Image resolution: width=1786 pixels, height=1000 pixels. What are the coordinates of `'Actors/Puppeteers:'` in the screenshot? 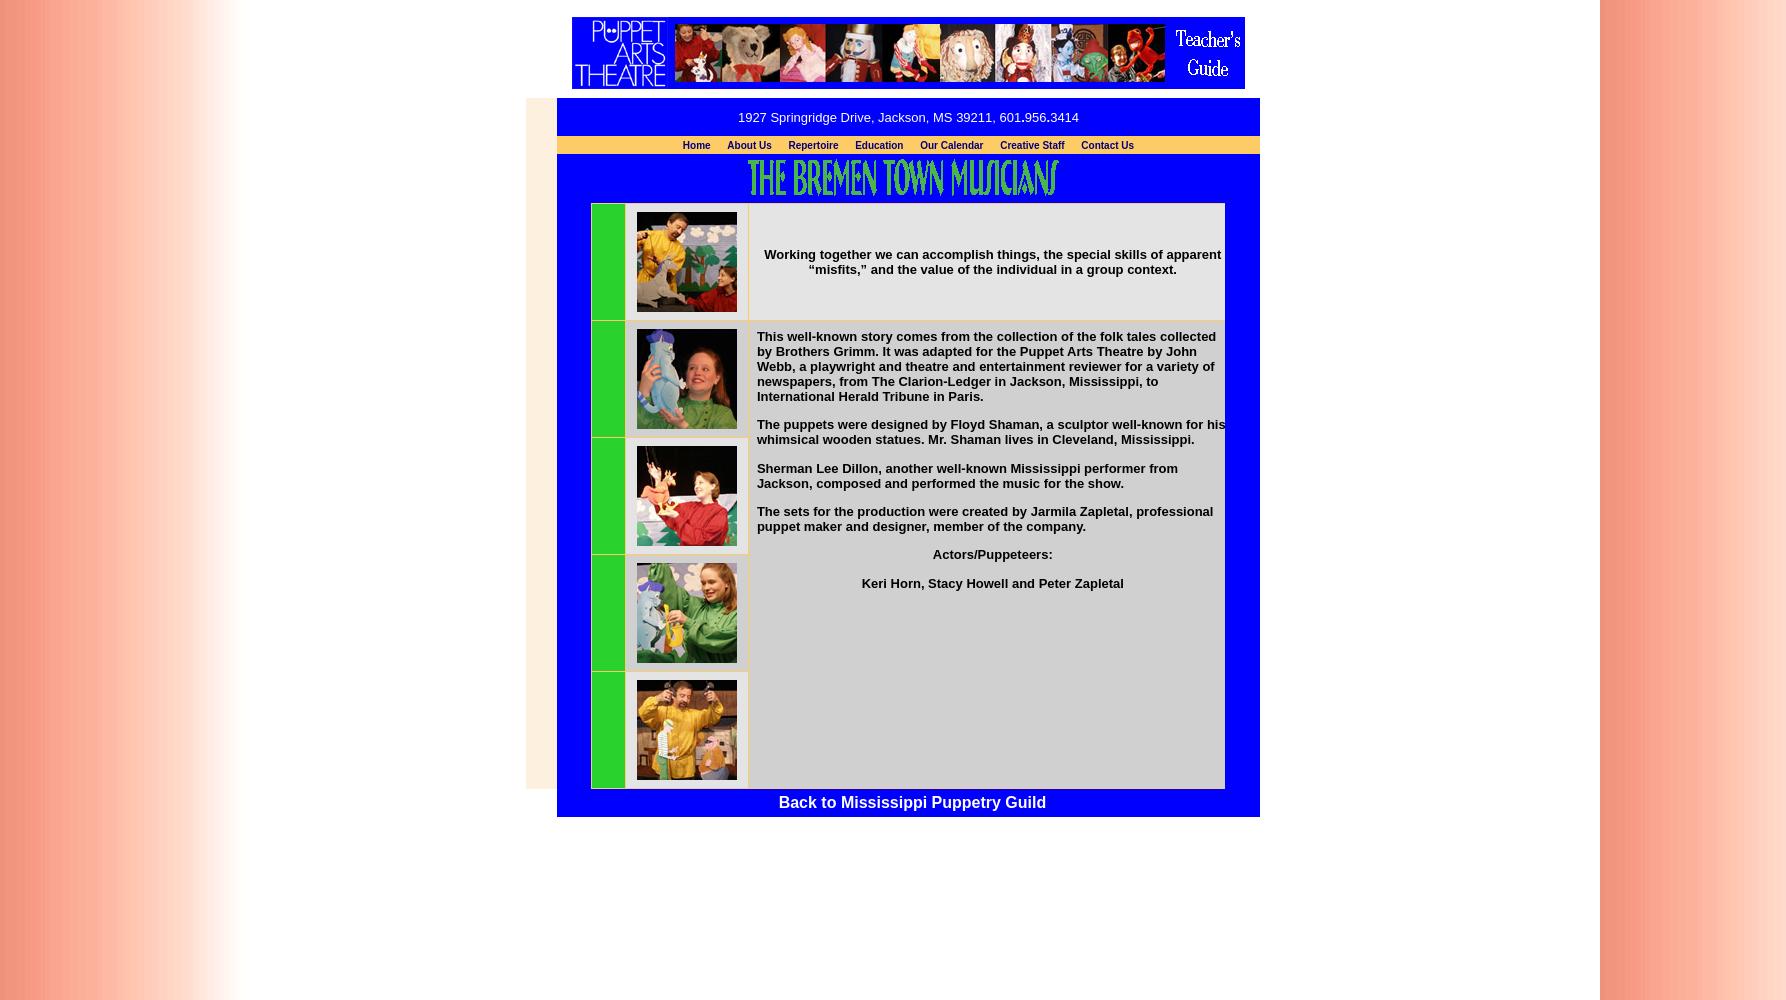 It's located at (991, 554).